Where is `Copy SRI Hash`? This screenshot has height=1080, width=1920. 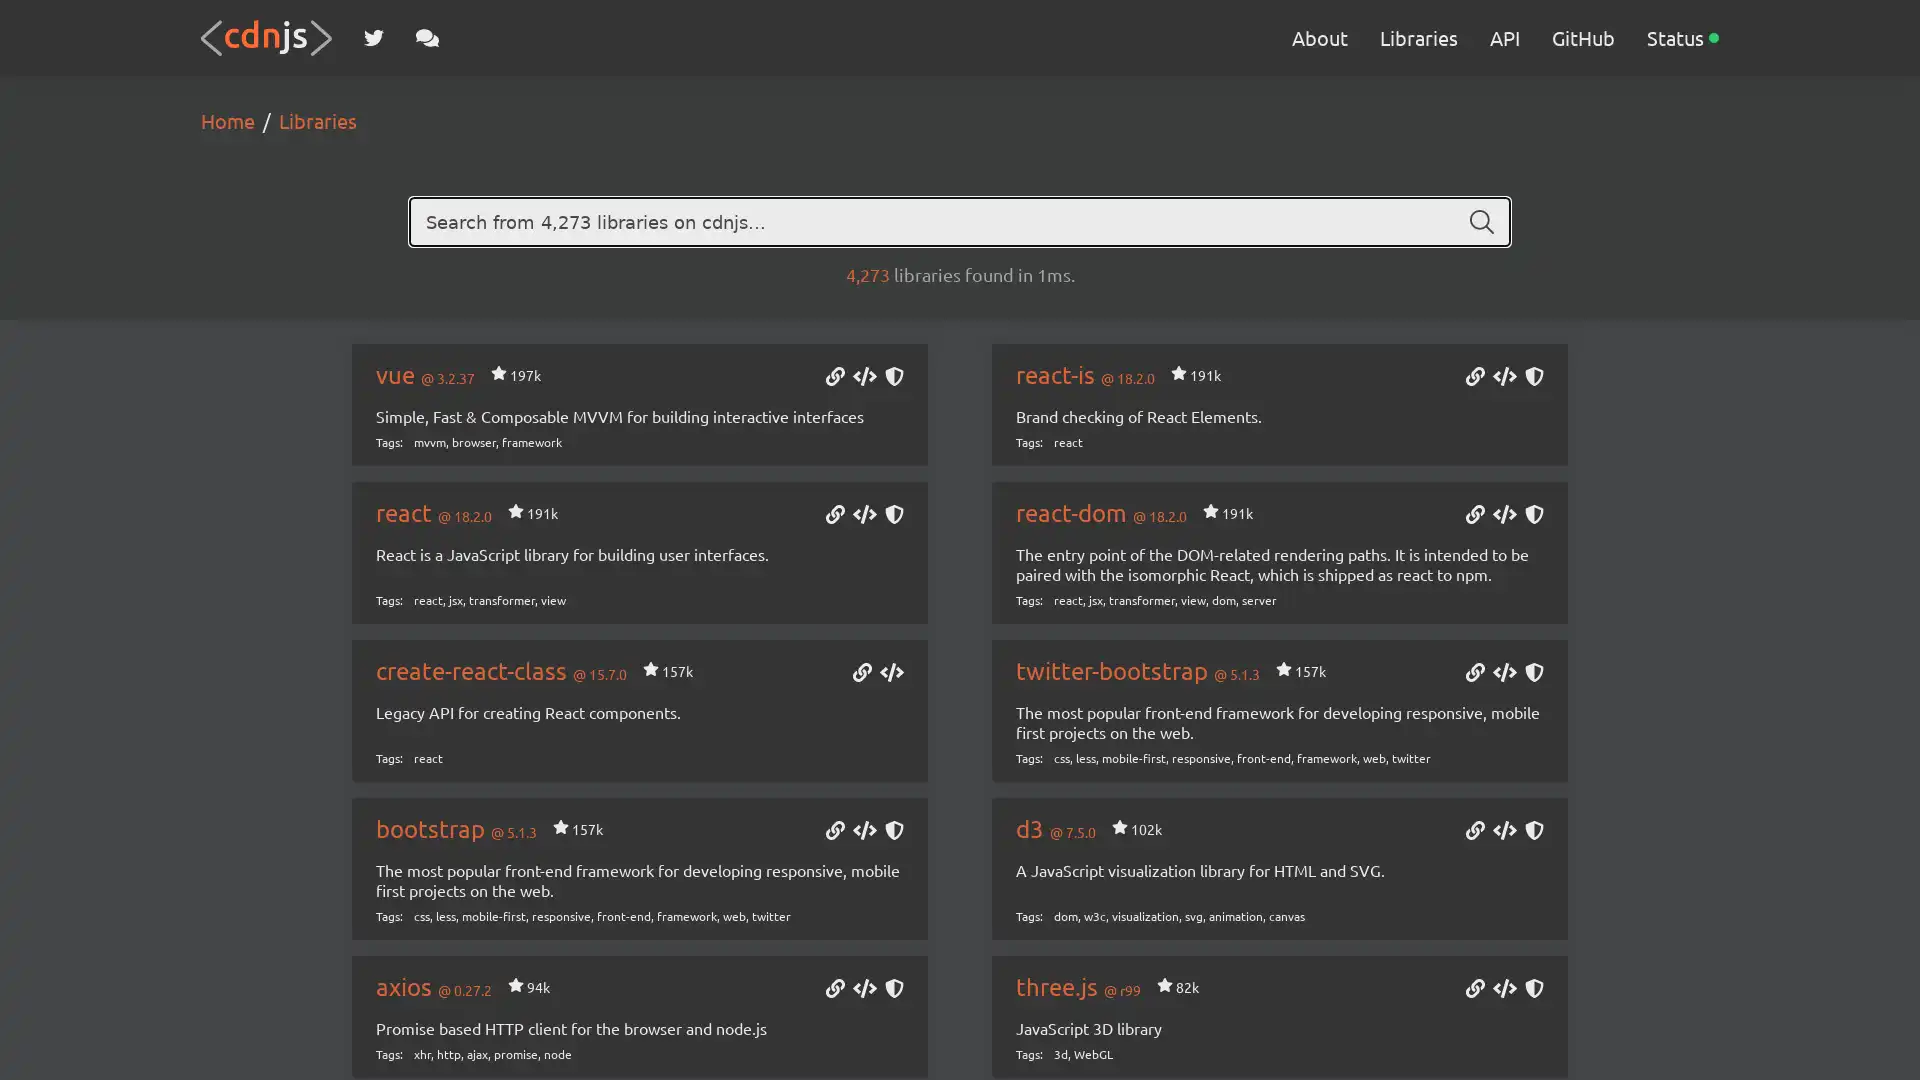
Copy SRI Hash is located at coordinates (1533, 990).